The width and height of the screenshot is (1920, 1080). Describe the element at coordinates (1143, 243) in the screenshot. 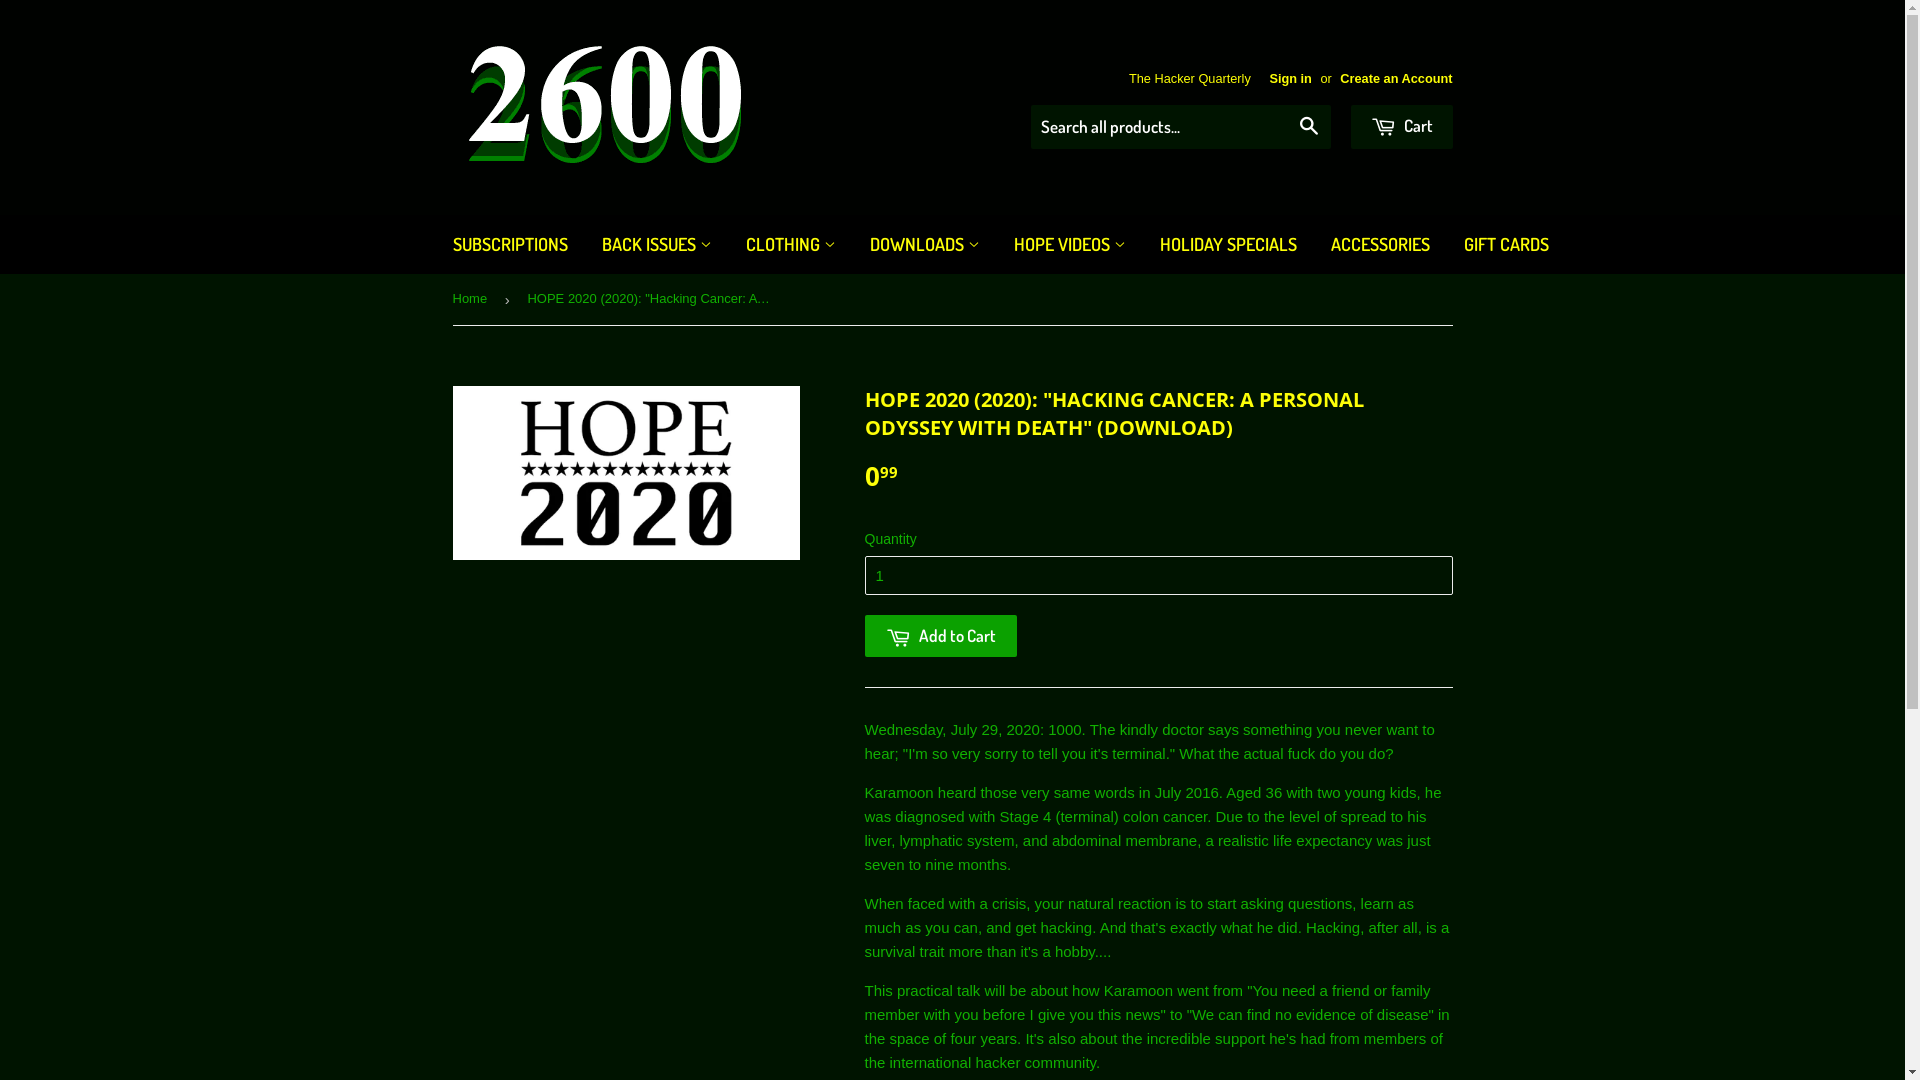

I see `'HOLIDAY SPECIALS'` at that location.